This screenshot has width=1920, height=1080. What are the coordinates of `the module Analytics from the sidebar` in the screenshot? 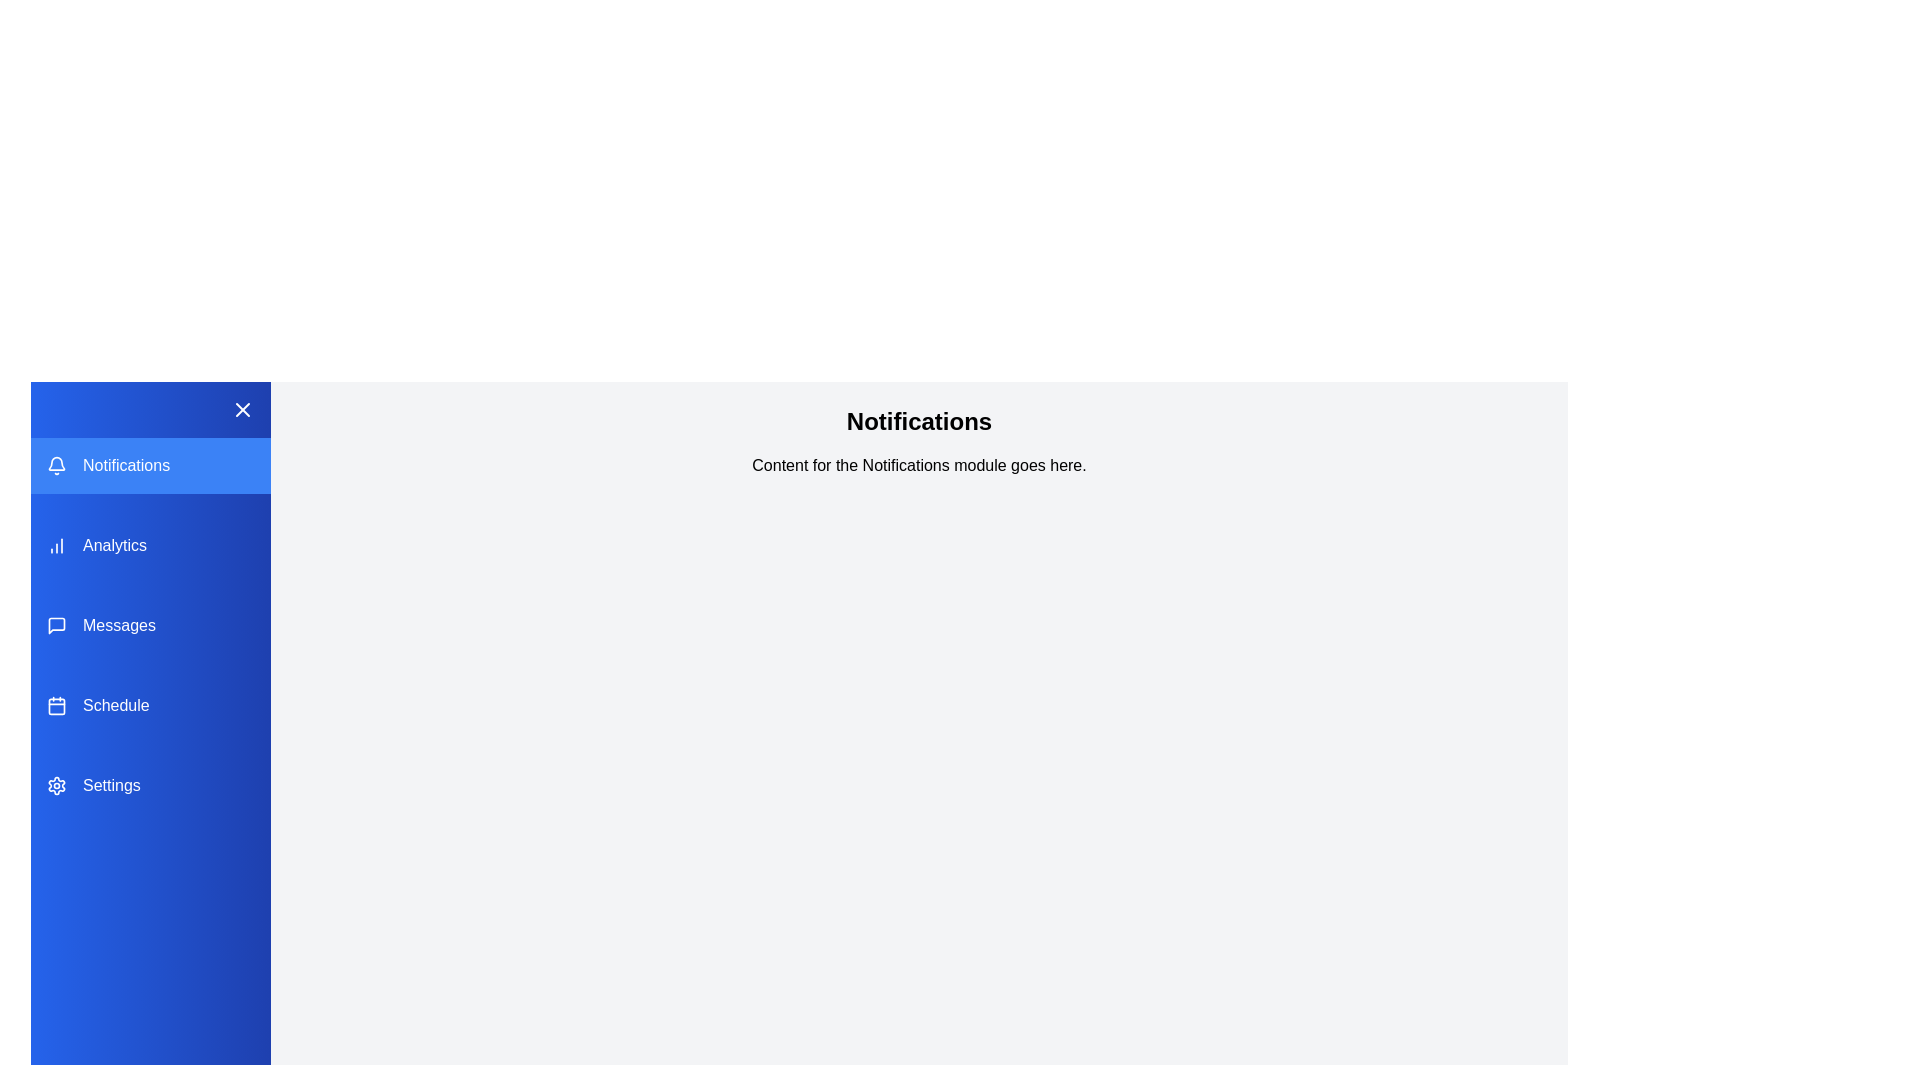 It's located at (149, 546).